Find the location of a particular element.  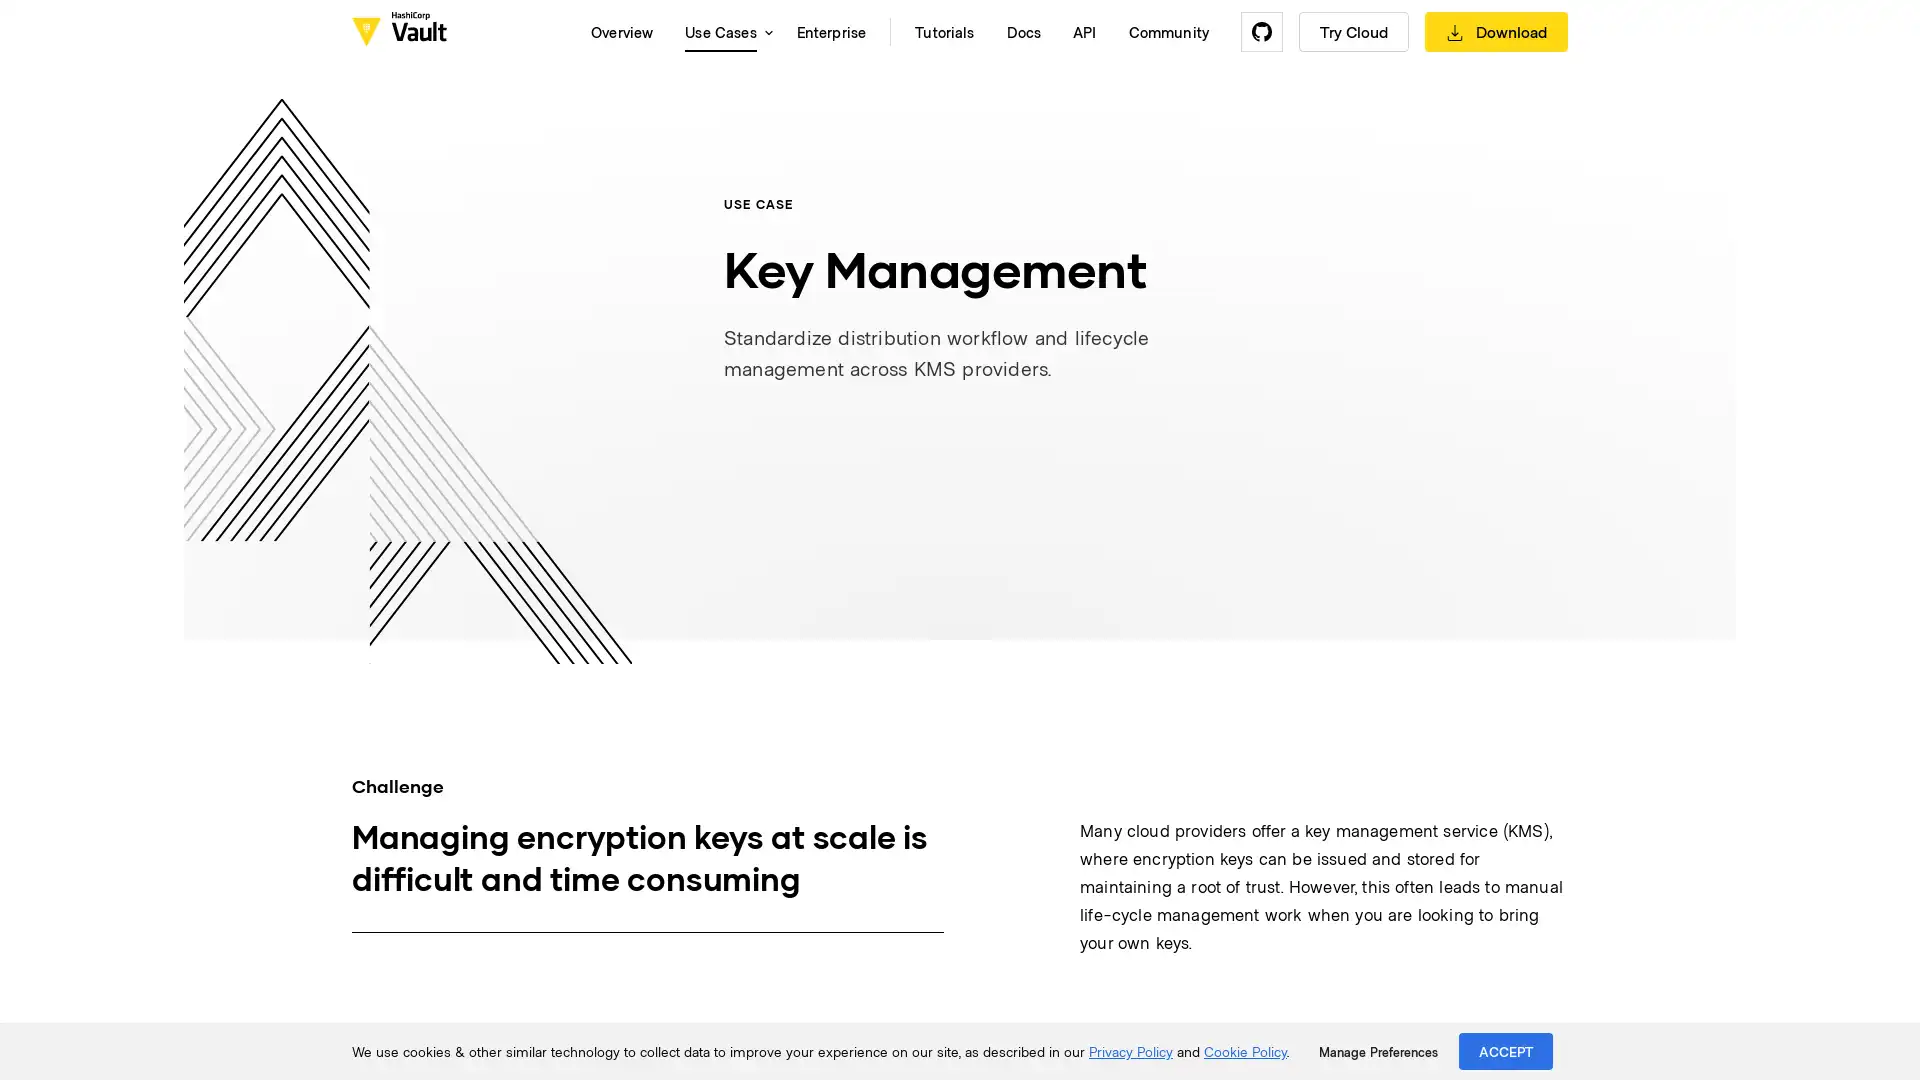

ACCEPT is located at coordinates (1506, 1050).